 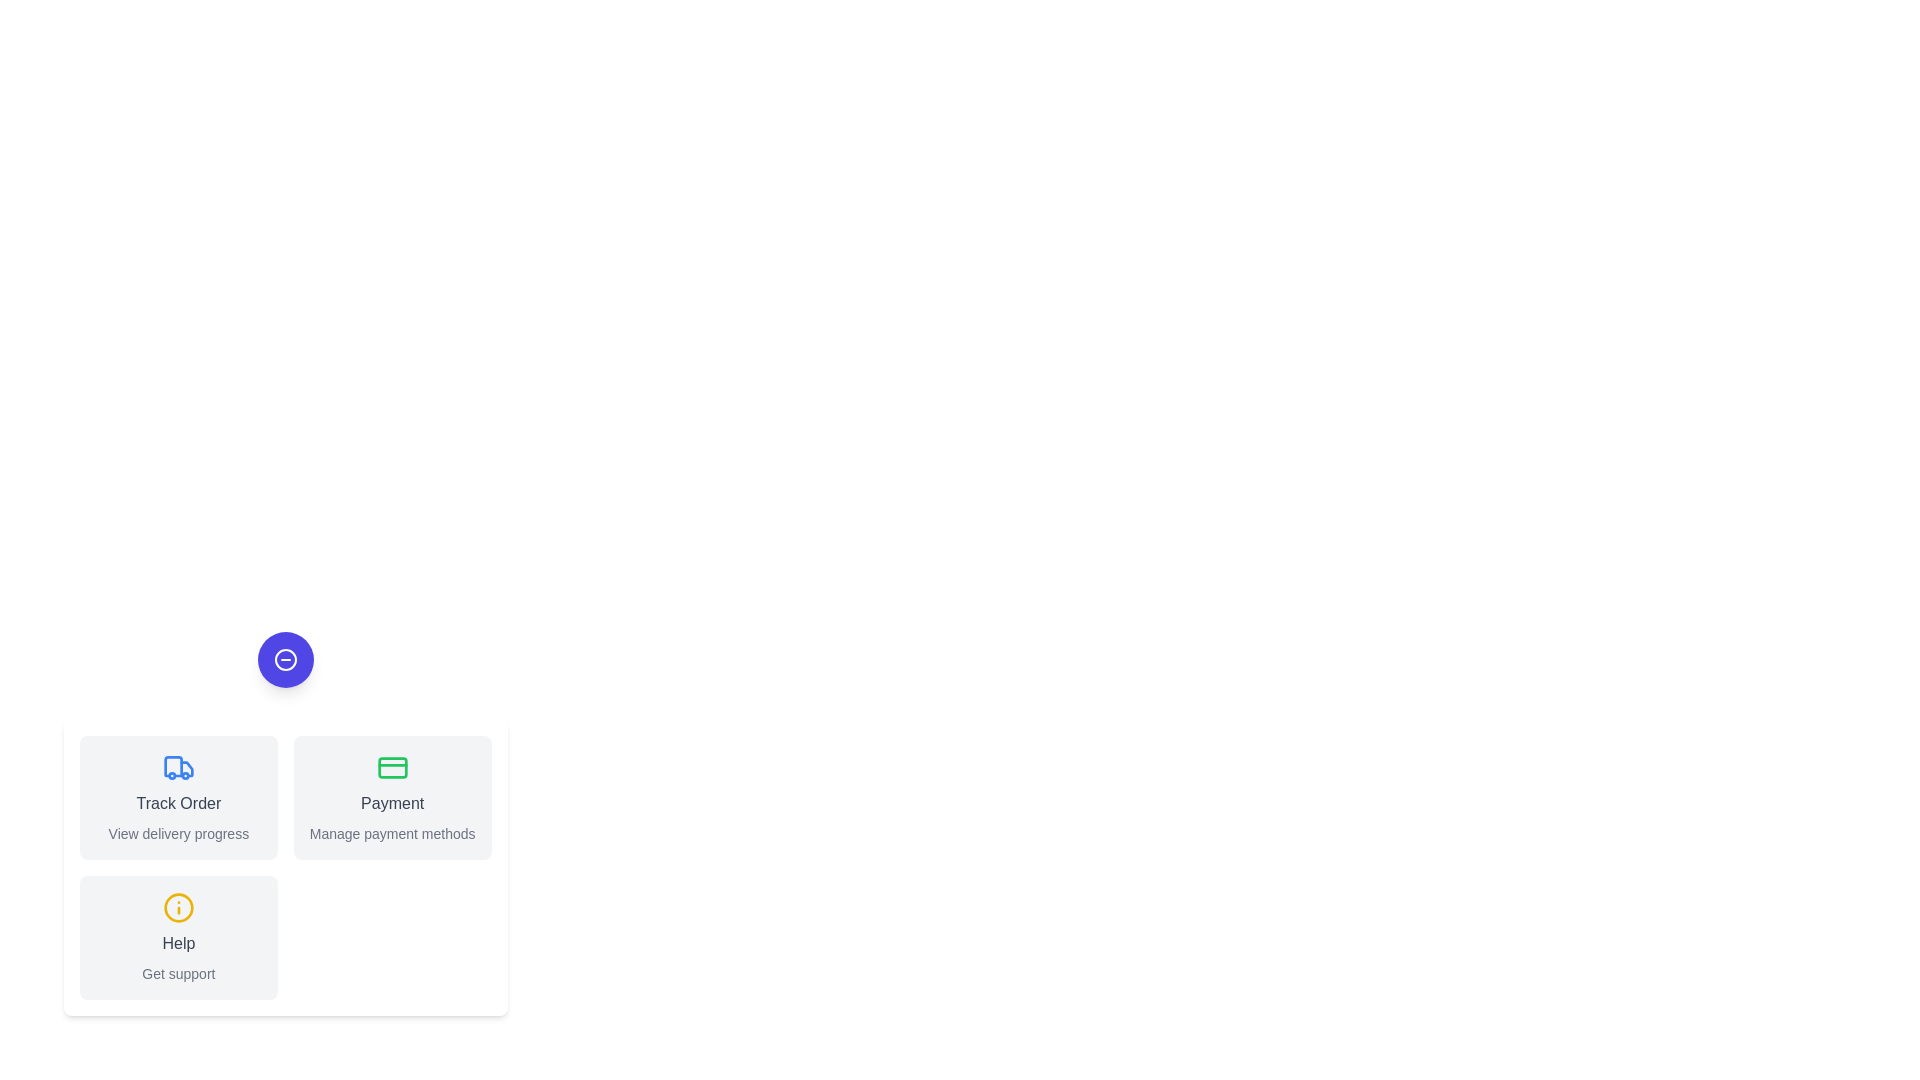 I want to click on the 'Track Order' button, so click(x=178, y=797).